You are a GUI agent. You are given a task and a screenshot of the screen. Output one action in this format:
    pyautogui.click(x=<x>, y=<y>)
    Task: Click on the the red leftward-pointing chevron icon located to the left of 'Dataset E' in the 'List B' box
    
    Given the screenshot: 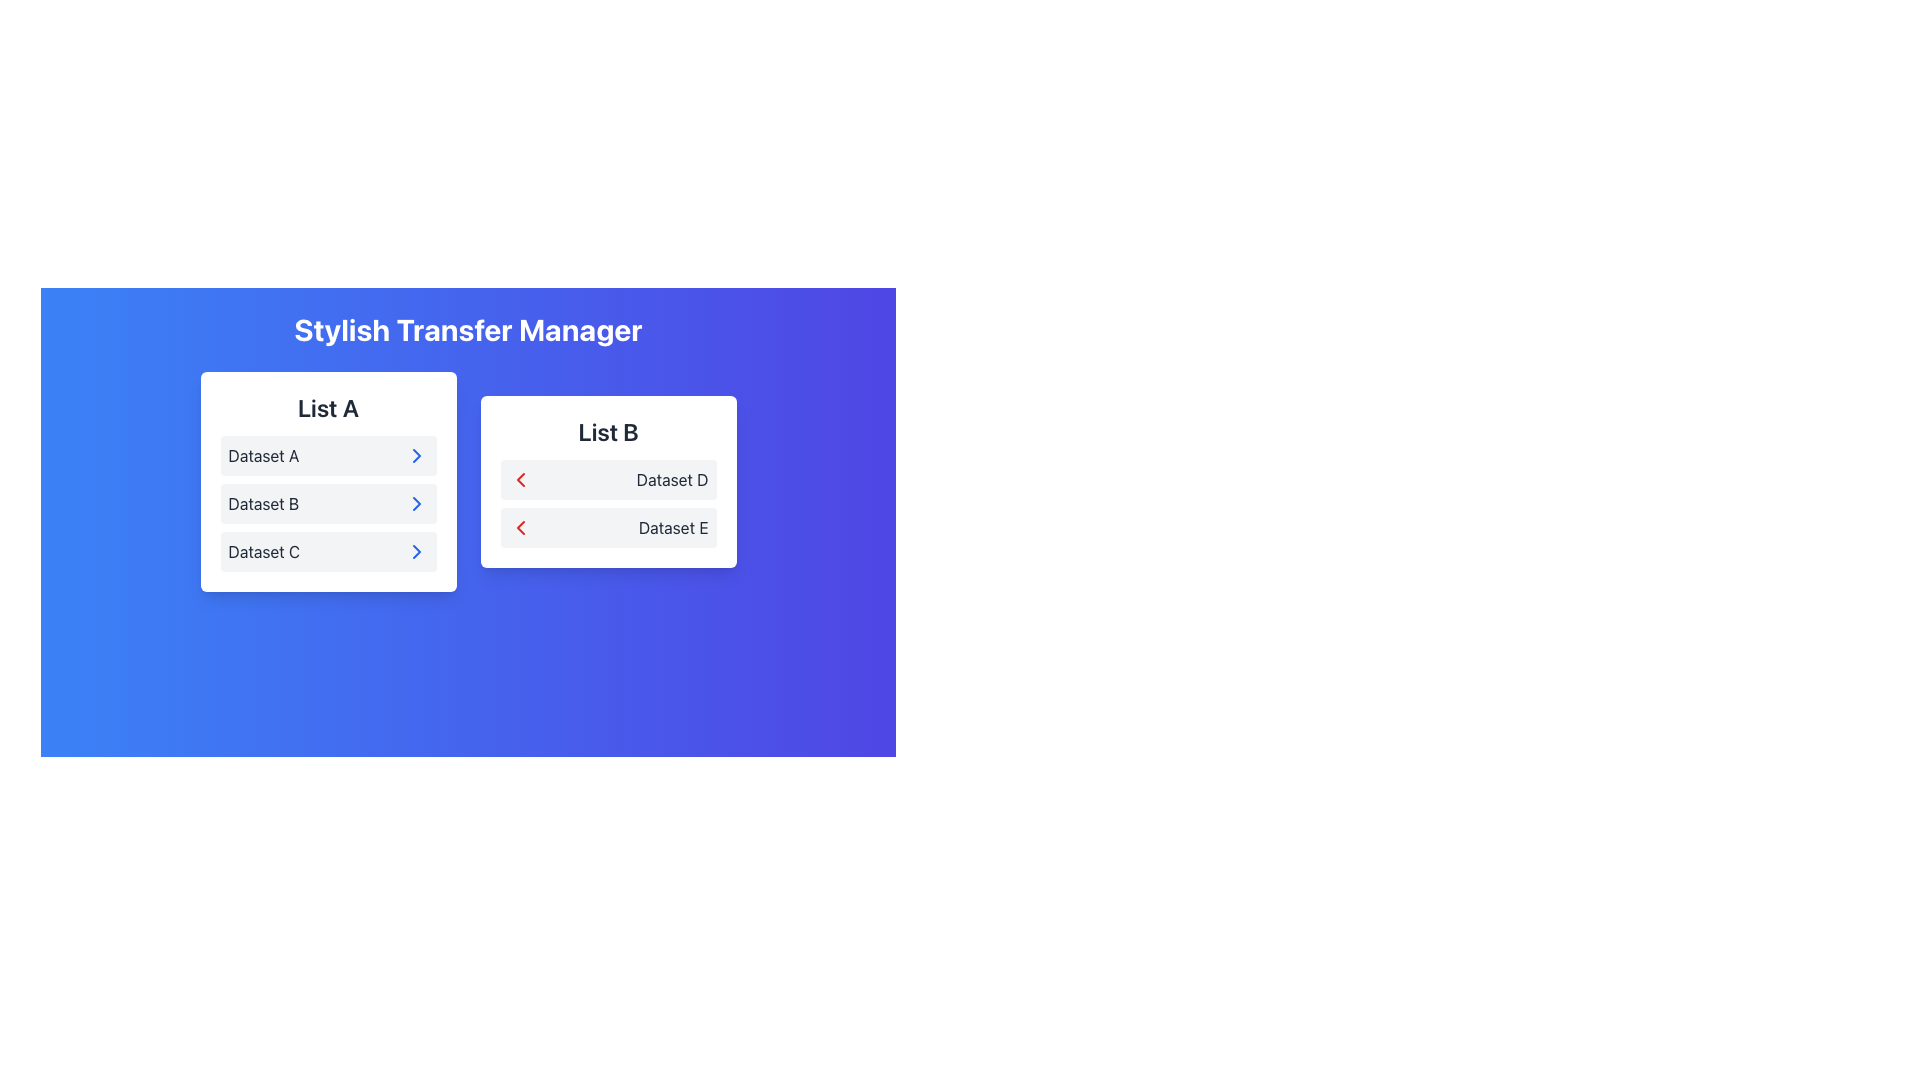 What is the action you would take?
    pyautogui.click(x=520, y=527)
    